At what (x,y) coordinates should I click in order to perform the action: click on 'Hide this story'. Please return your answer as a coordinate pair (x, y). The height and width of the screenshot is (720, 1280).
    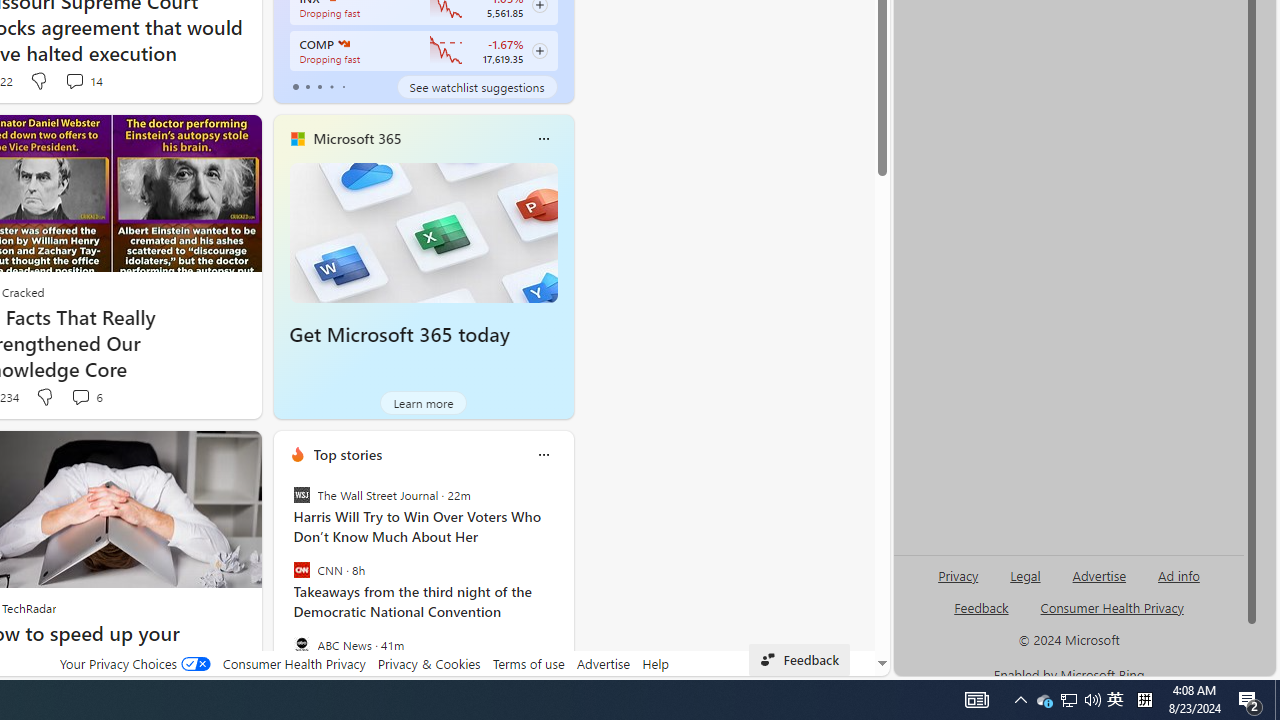
    Looking at the image, I should click on (201, 455).